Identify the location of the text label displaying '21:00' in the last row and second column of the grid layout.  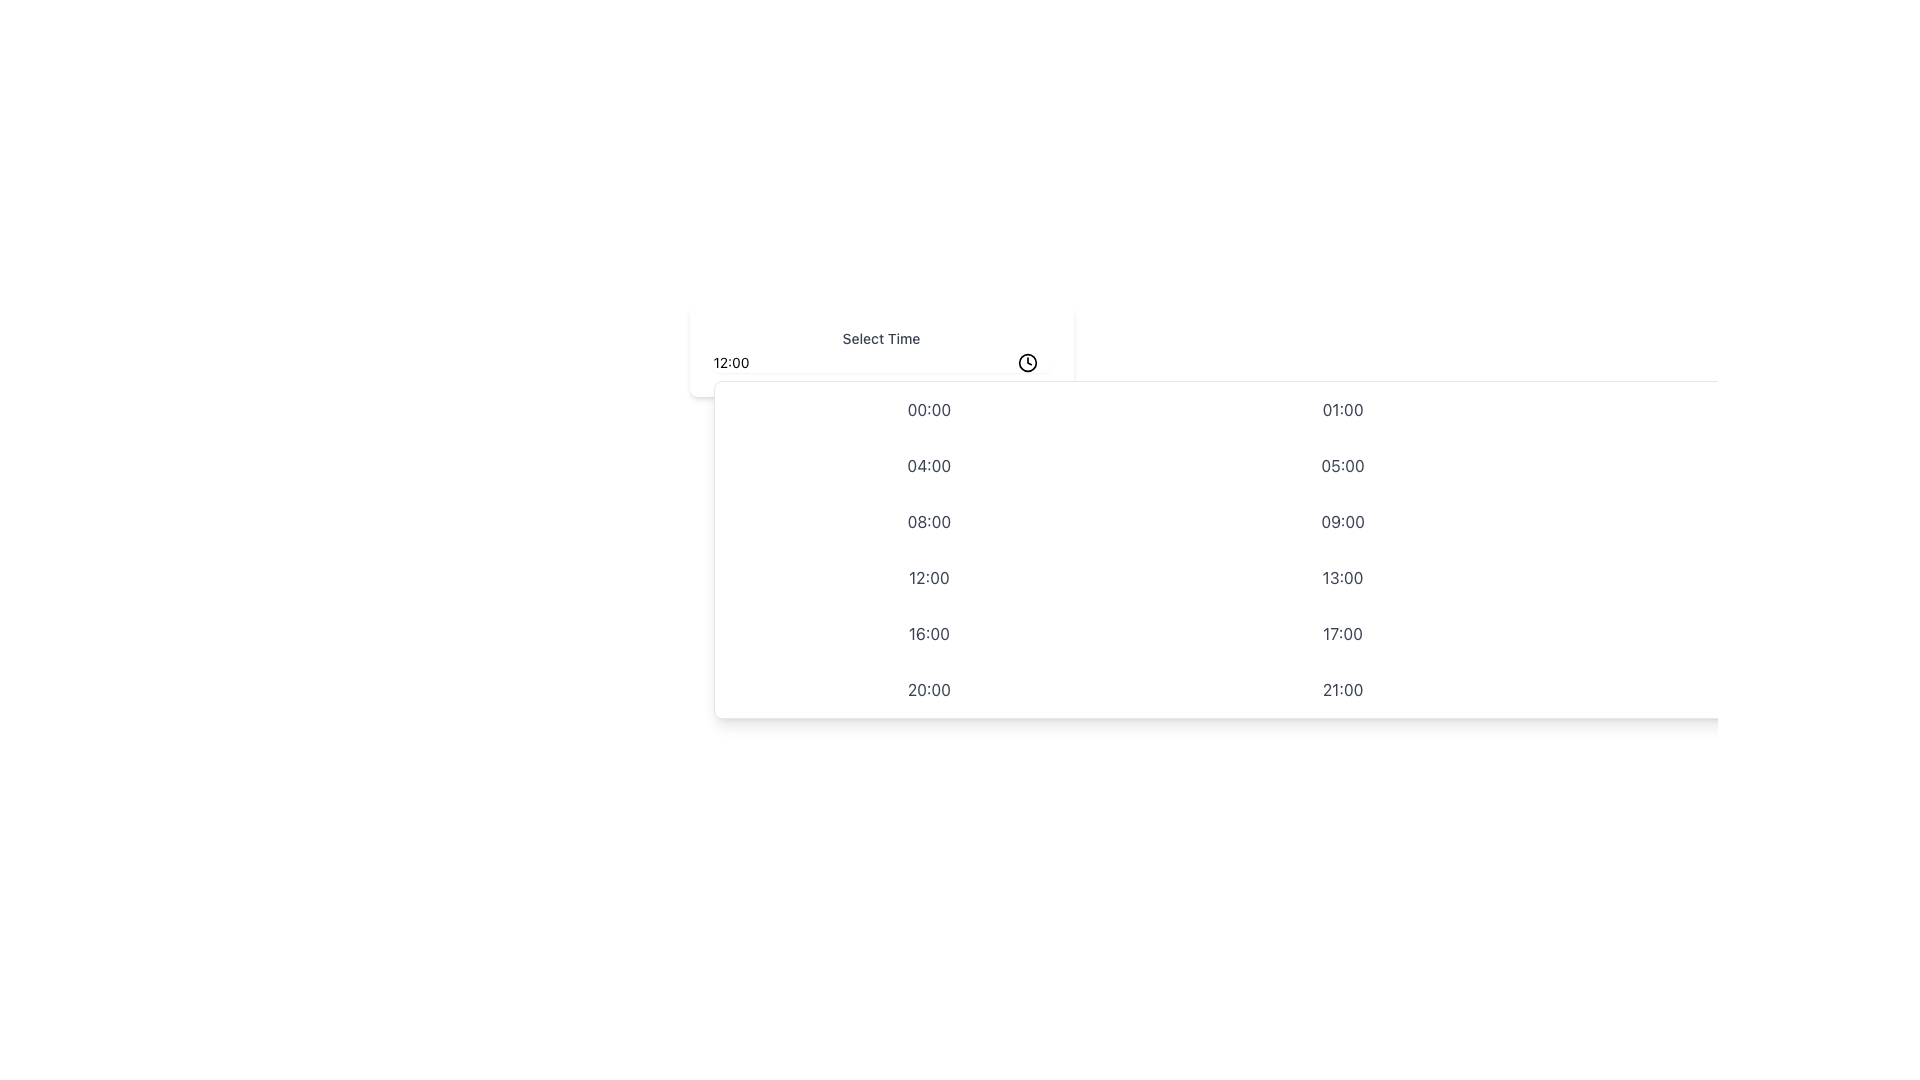
(1343, 689).